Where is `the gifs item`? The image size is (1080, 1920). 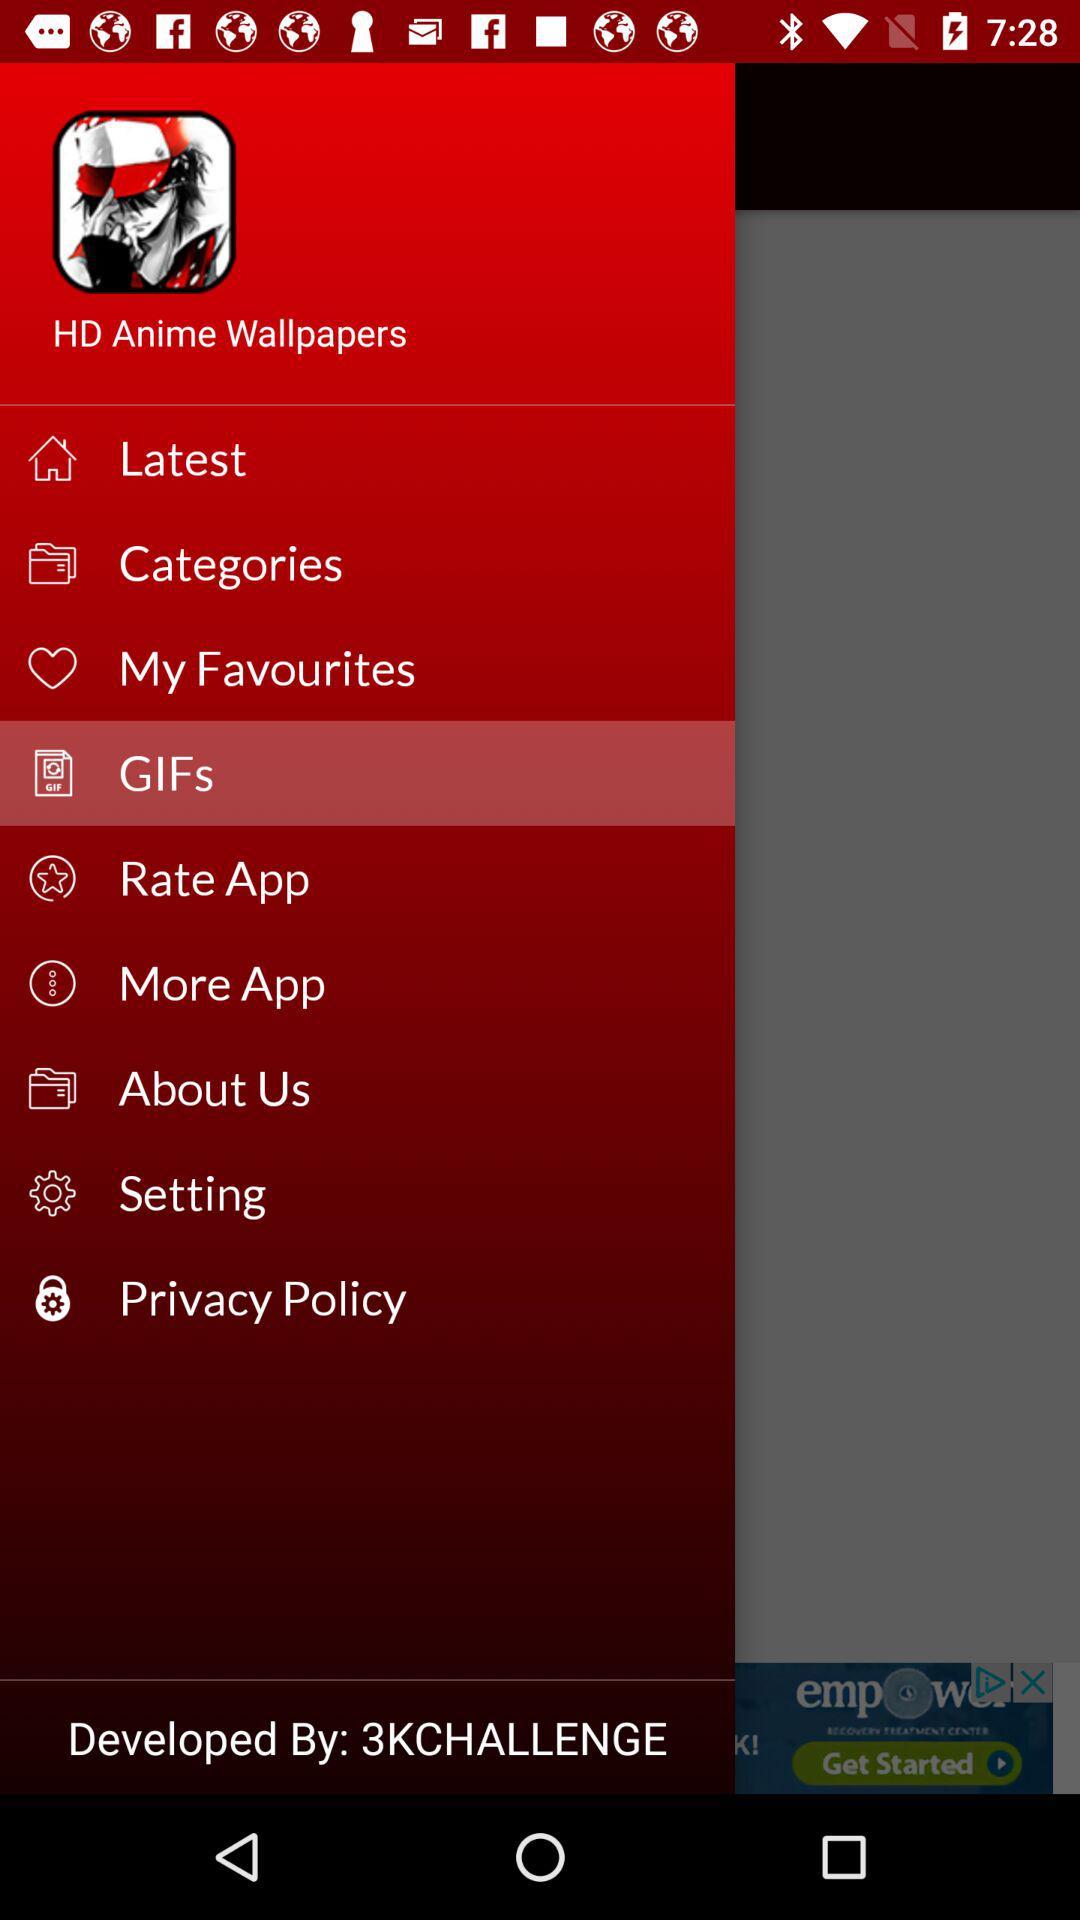 the gifs item is located at coordinates (412, 772).